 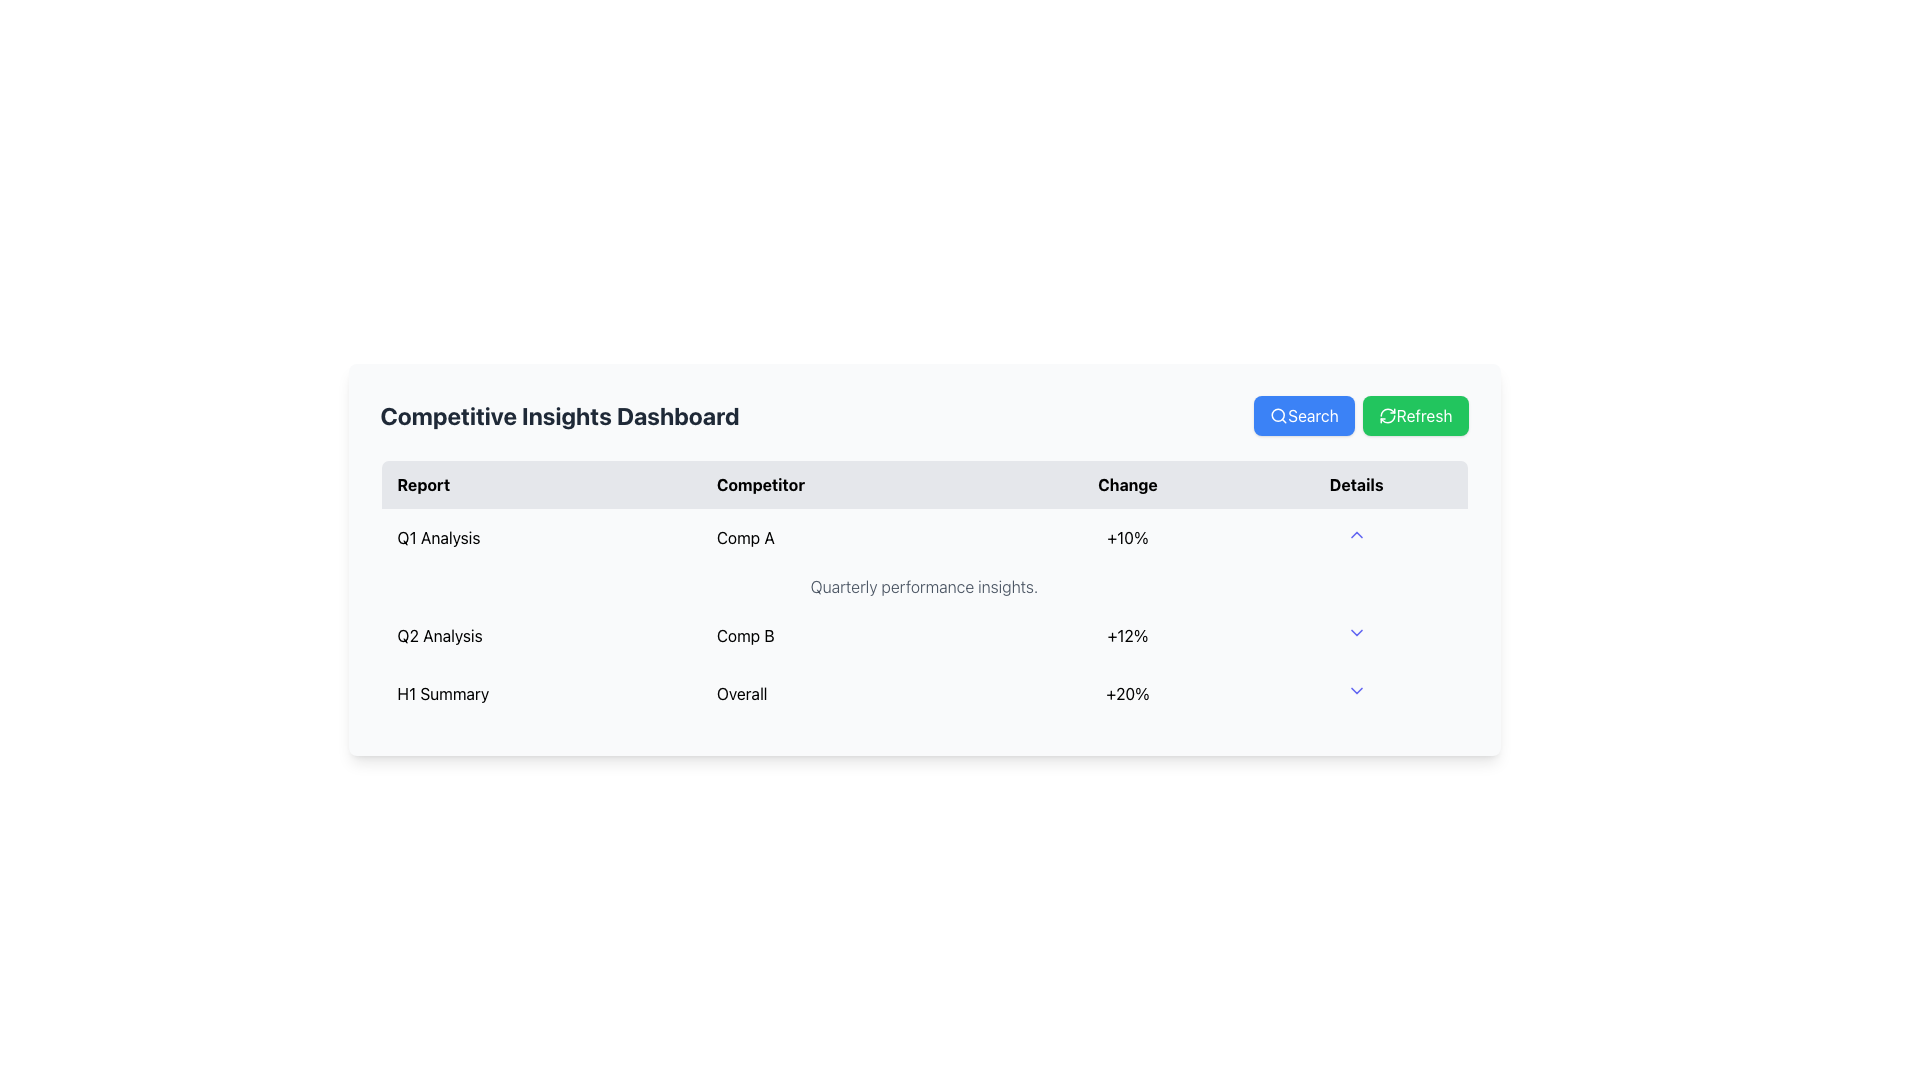 I want to click on the Dropdown toggle button, represented as a downward chevron, located in the last column of the 'H1 Summary' row under the 'Details' column, so click(x=1356, y=693).